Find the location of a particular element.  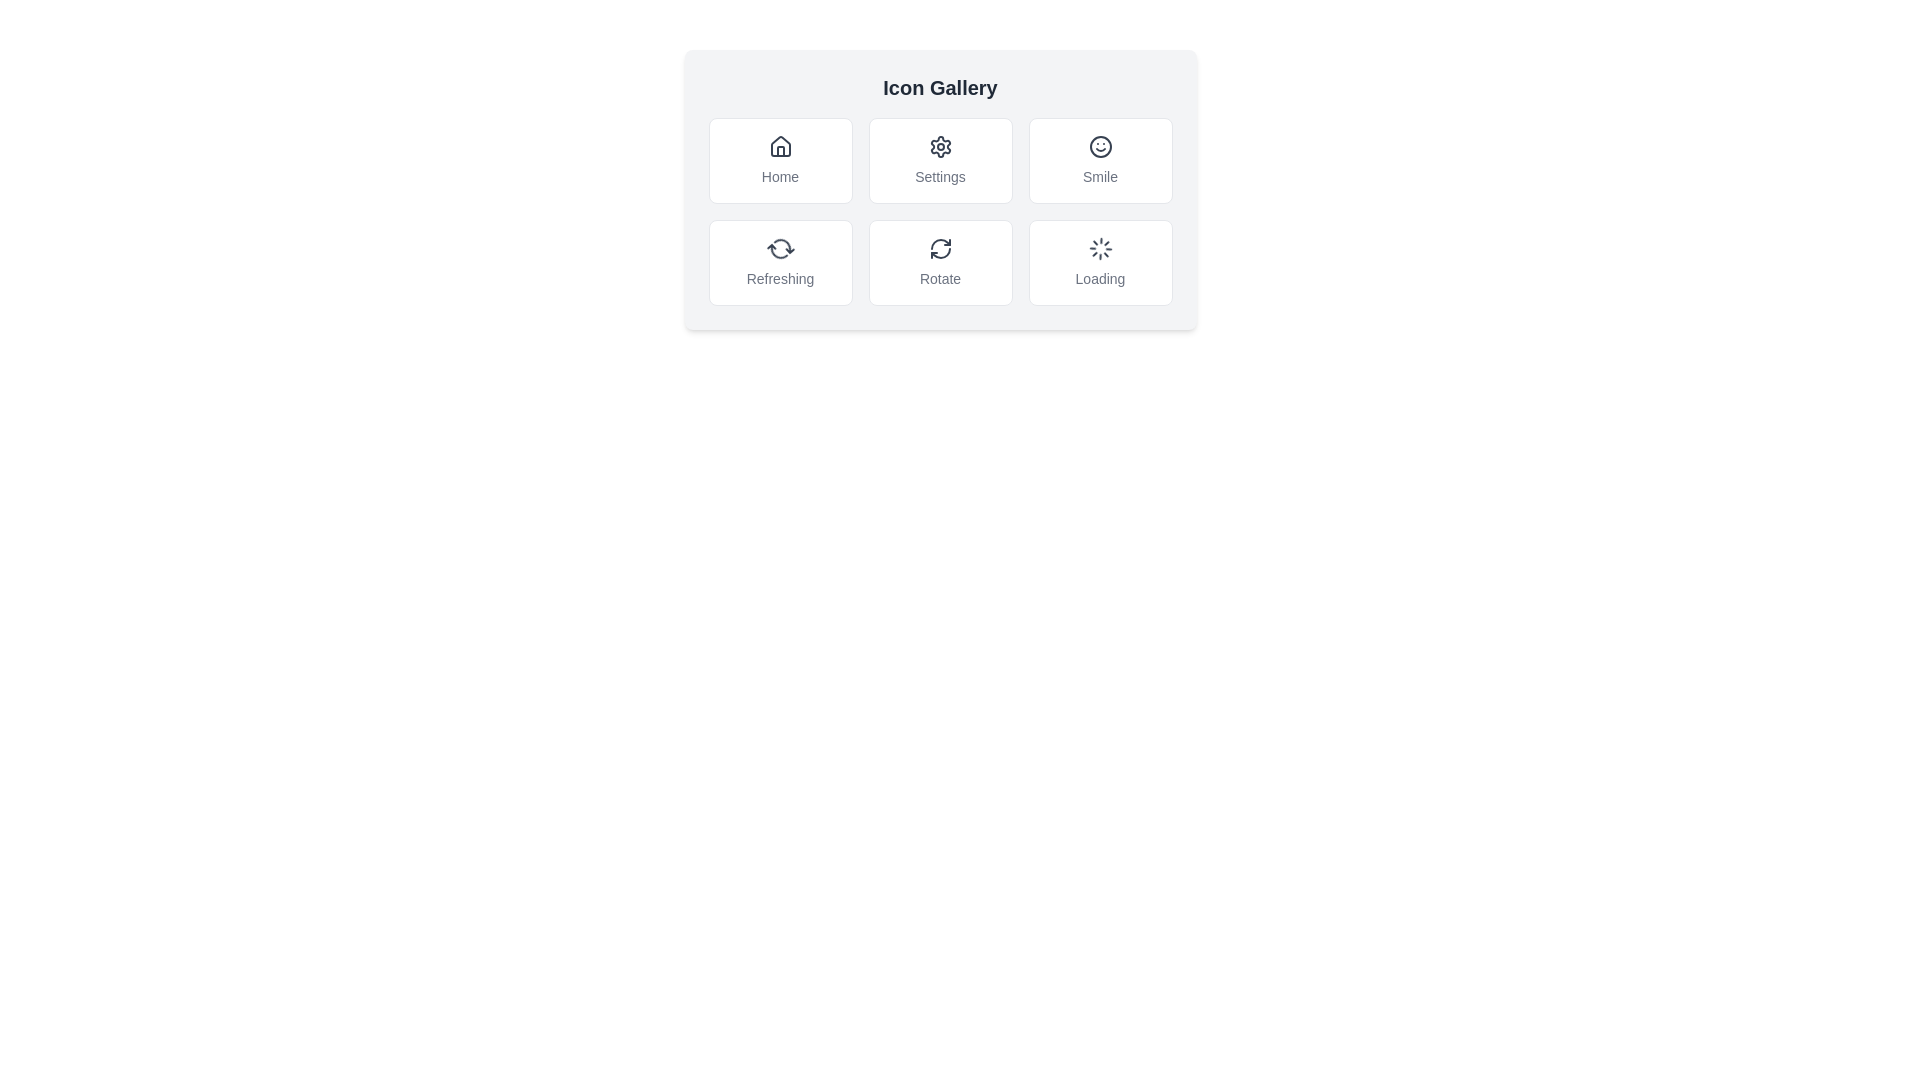

the house-shaped icon in the upper-left corner of the grid layout is located at coordinates (779, 145).